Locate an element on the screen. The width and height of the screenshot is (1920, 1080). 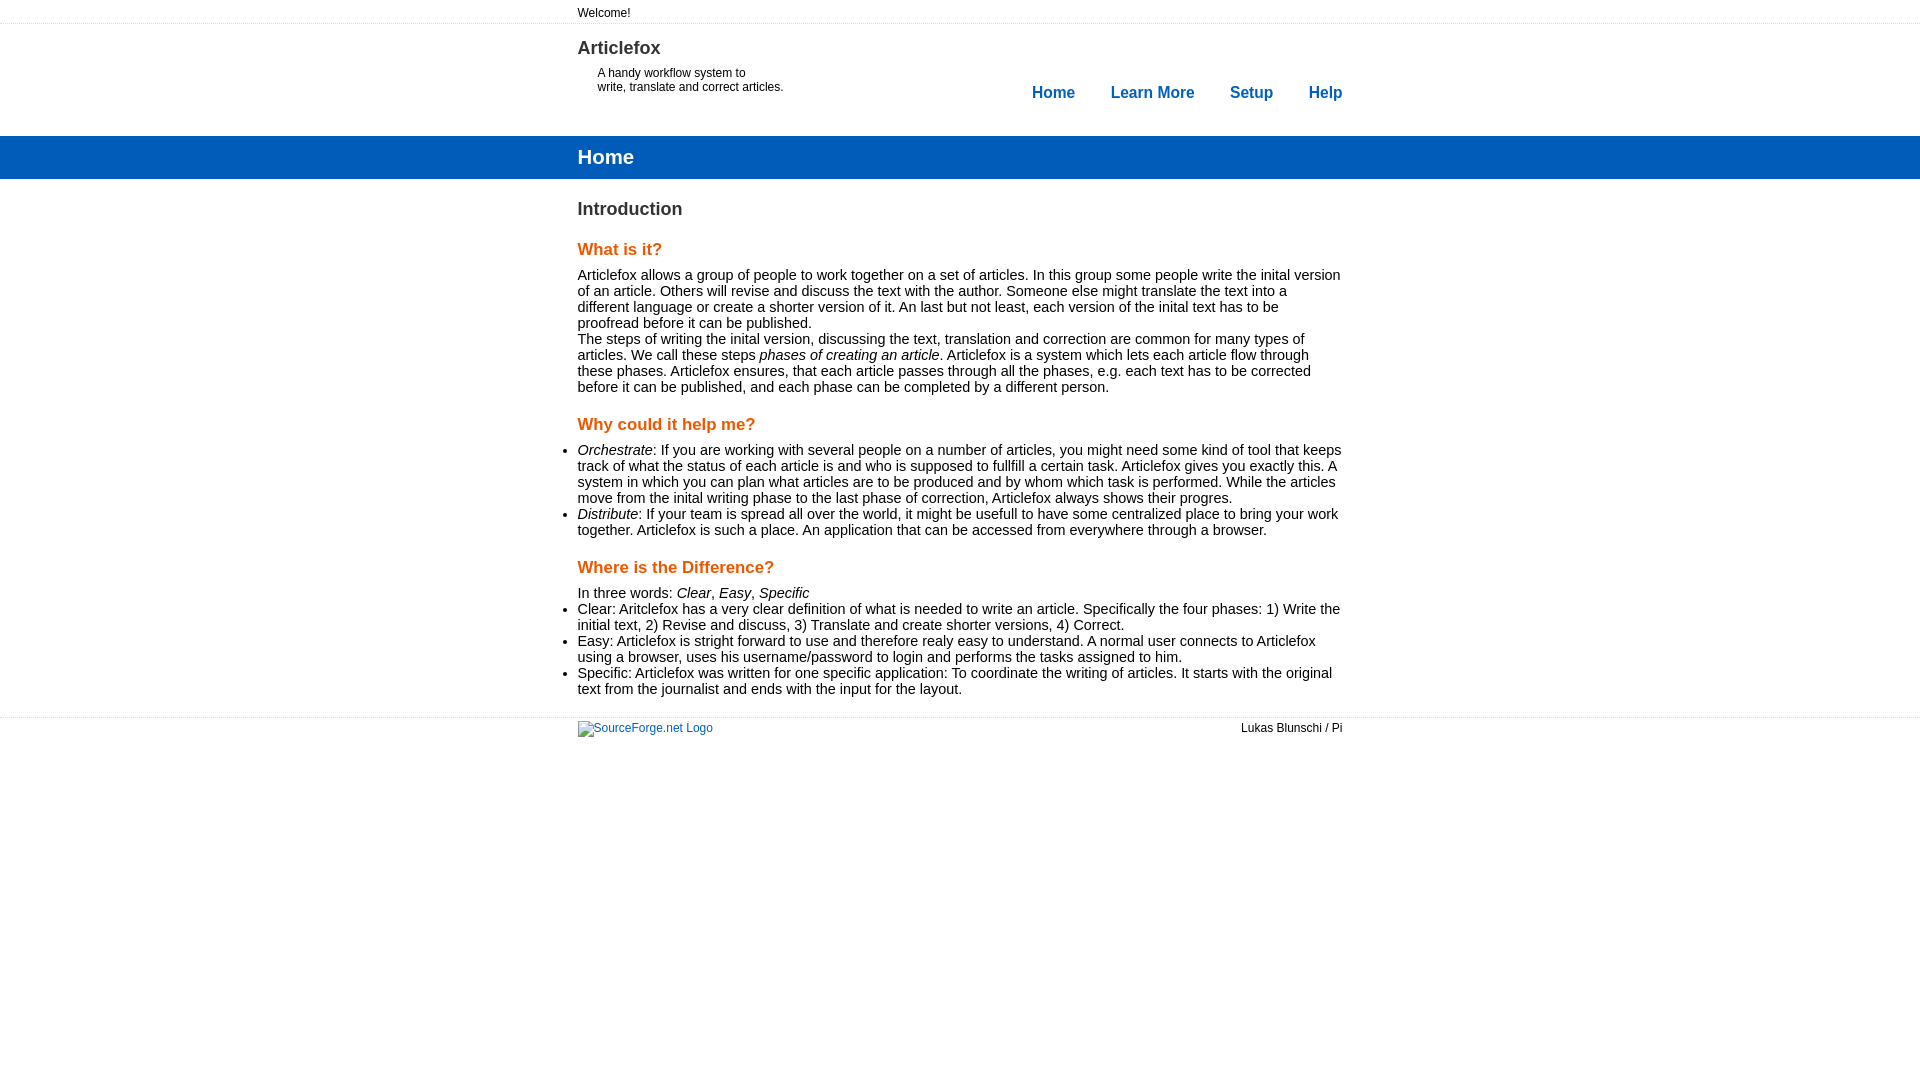
'Help' is located at coordinates (1325, 92).